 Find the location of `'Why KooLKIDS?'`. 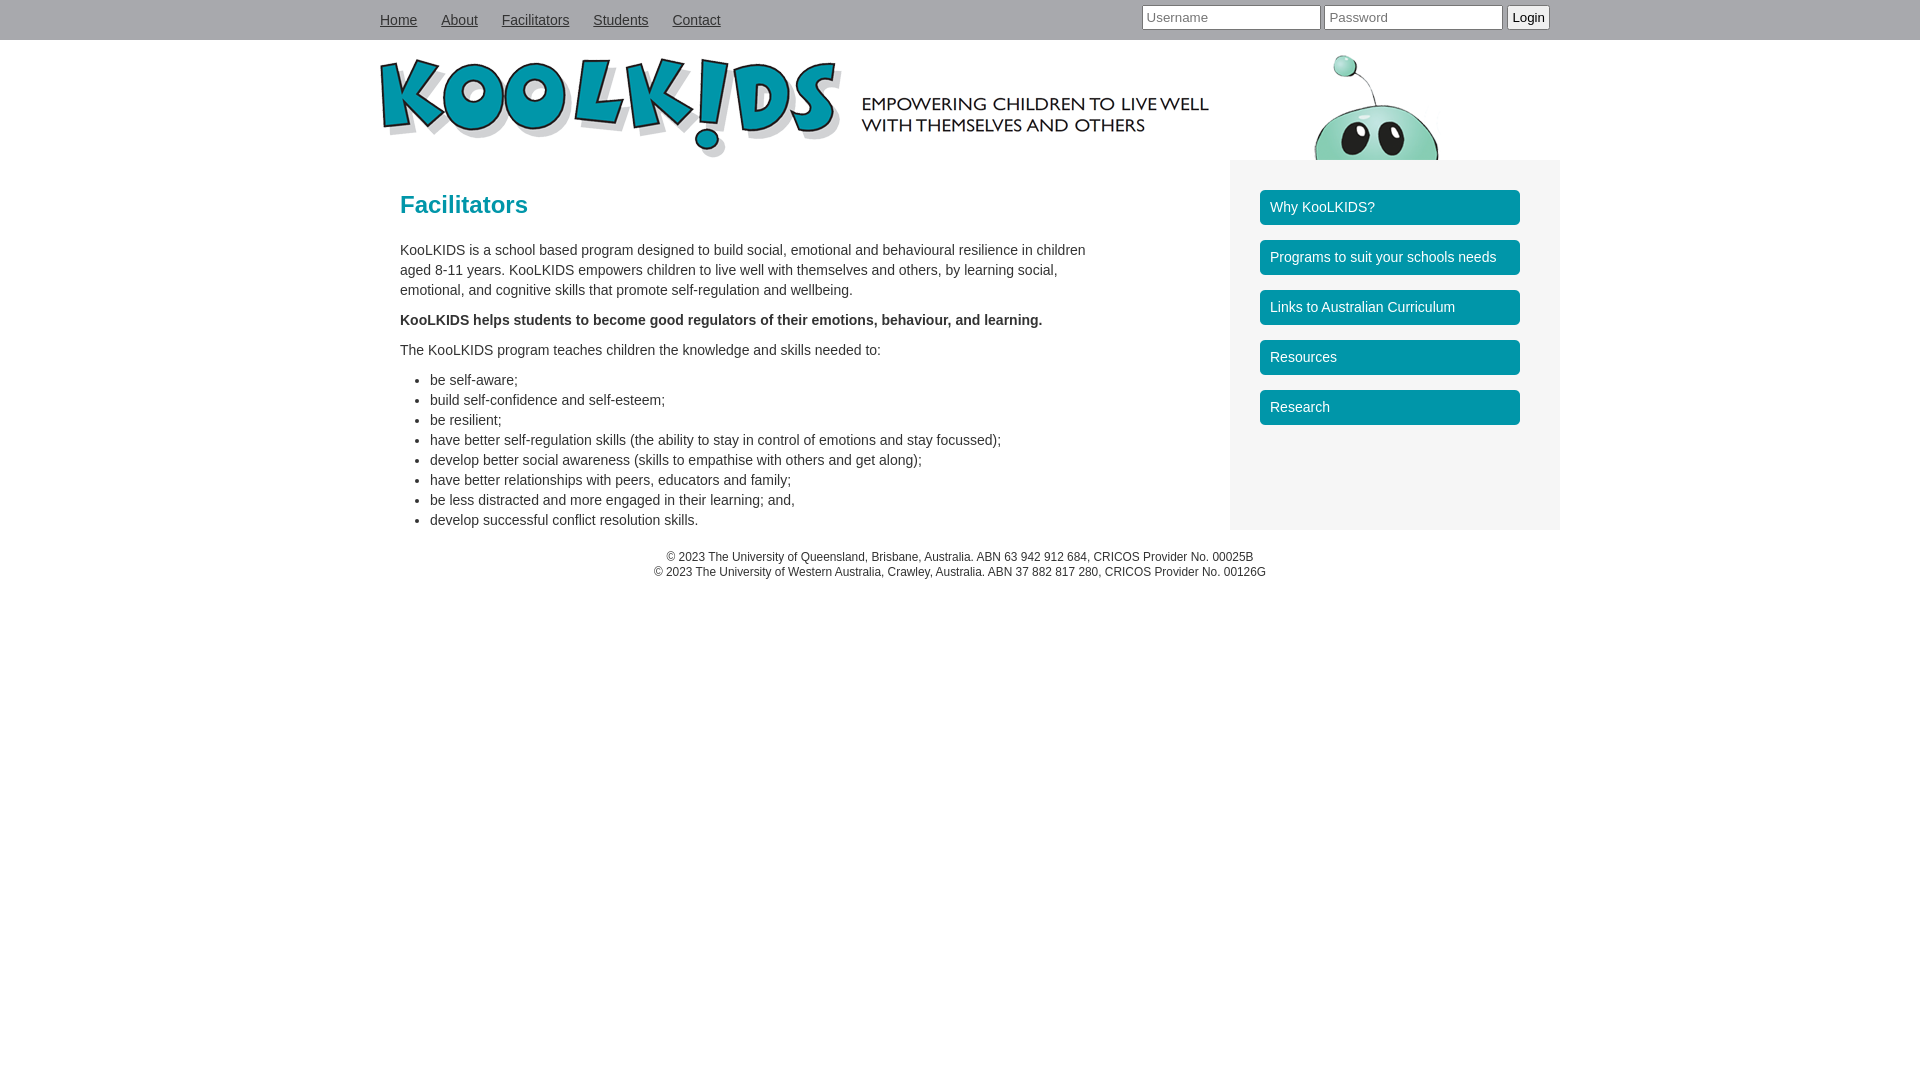

'Why KooLKIDS?' is located at coordinates (1394, 207).